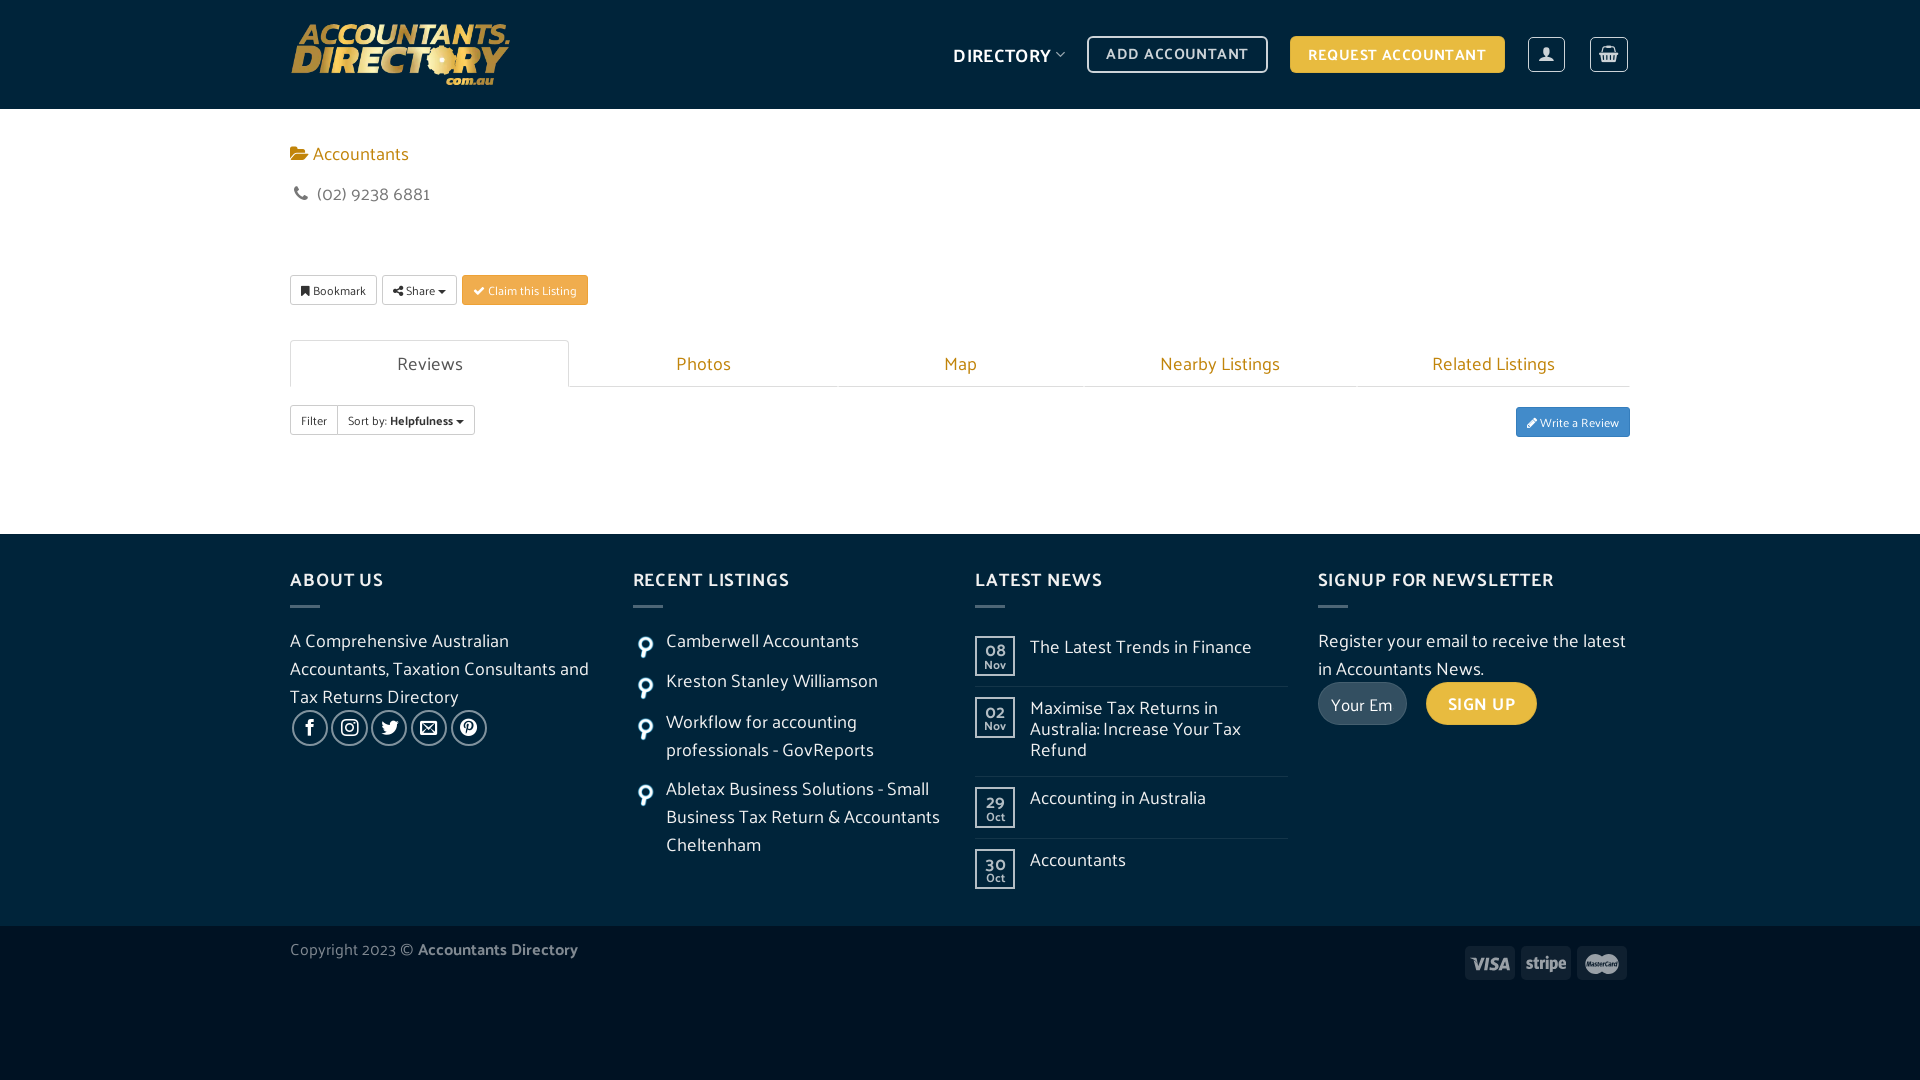  I want to click on 'Sort by: Helpfulness', so click(405, 419).